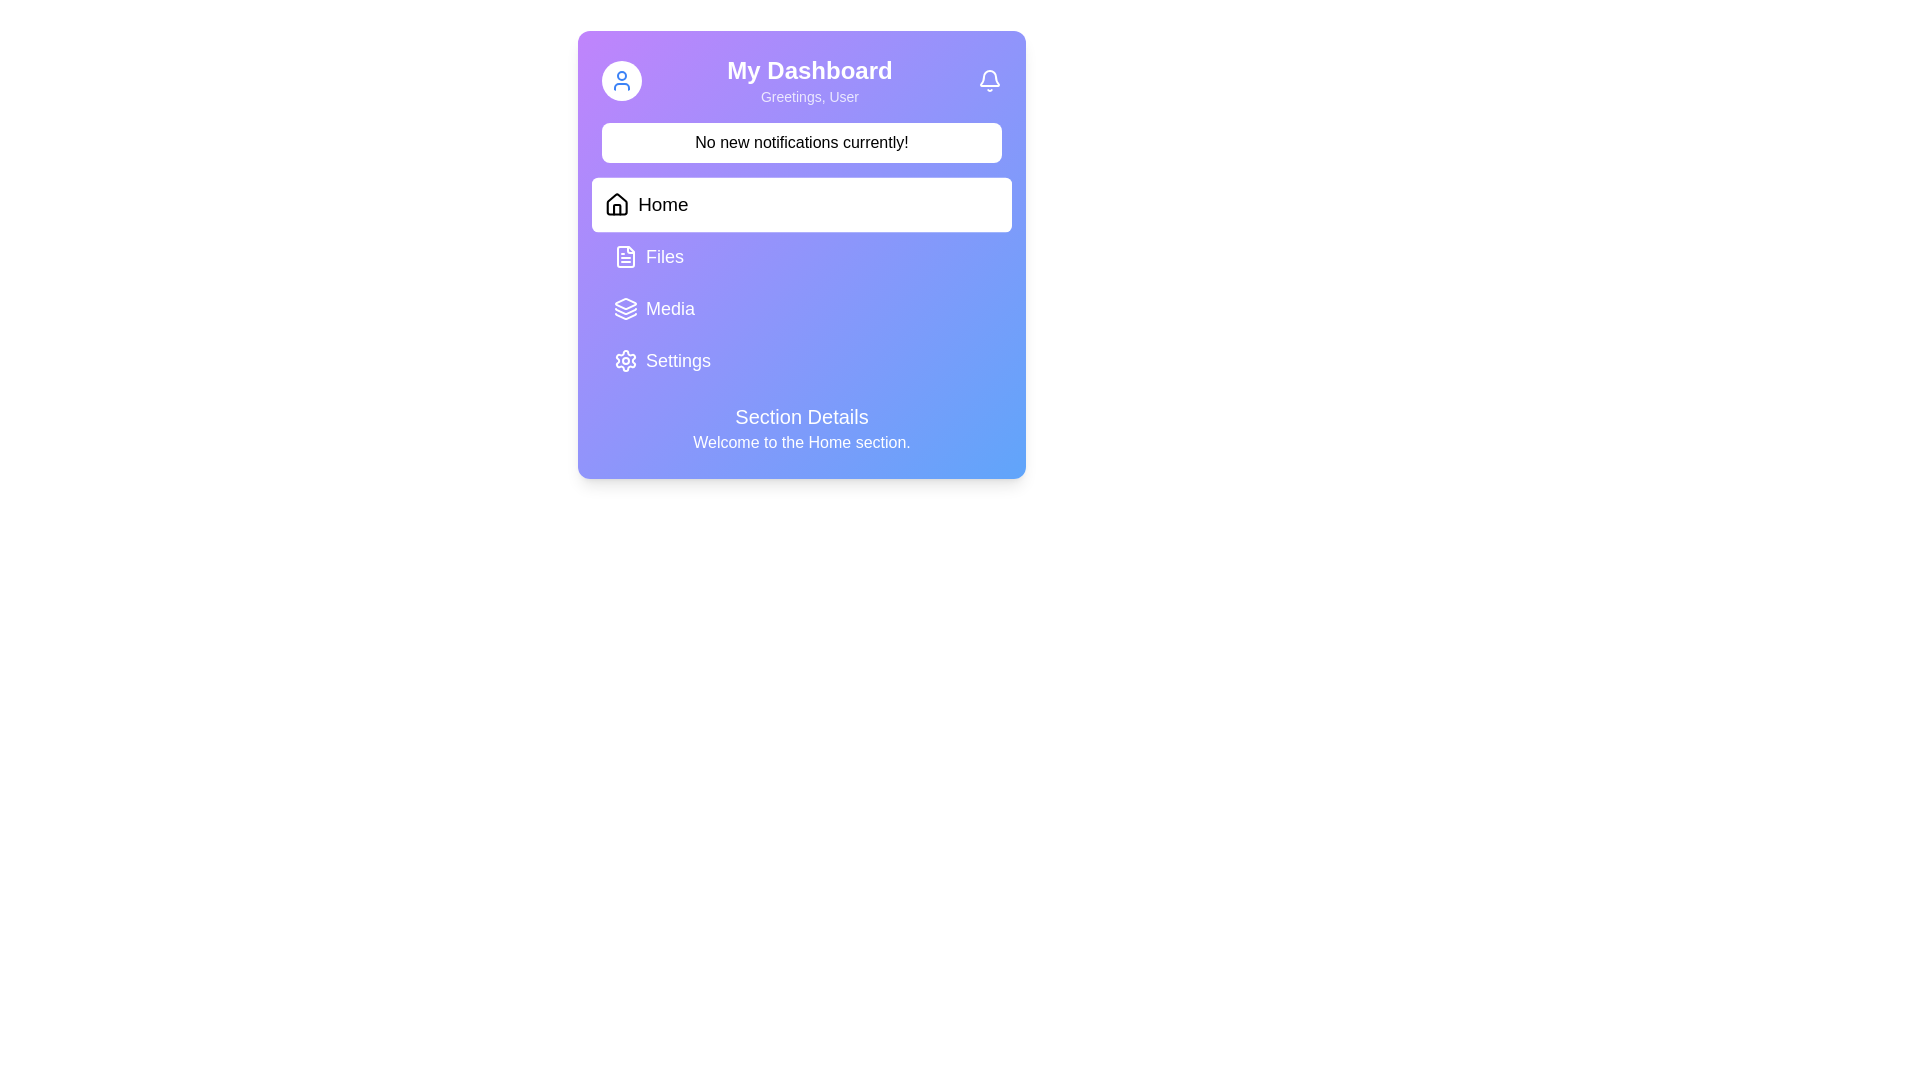  Describe the element at coordinates (801, 141) in the screenshot. I see `informational text displayed in the text display box located in the center of the dashboard, underneath the greeting message section and above the navigation menu items` at that location.